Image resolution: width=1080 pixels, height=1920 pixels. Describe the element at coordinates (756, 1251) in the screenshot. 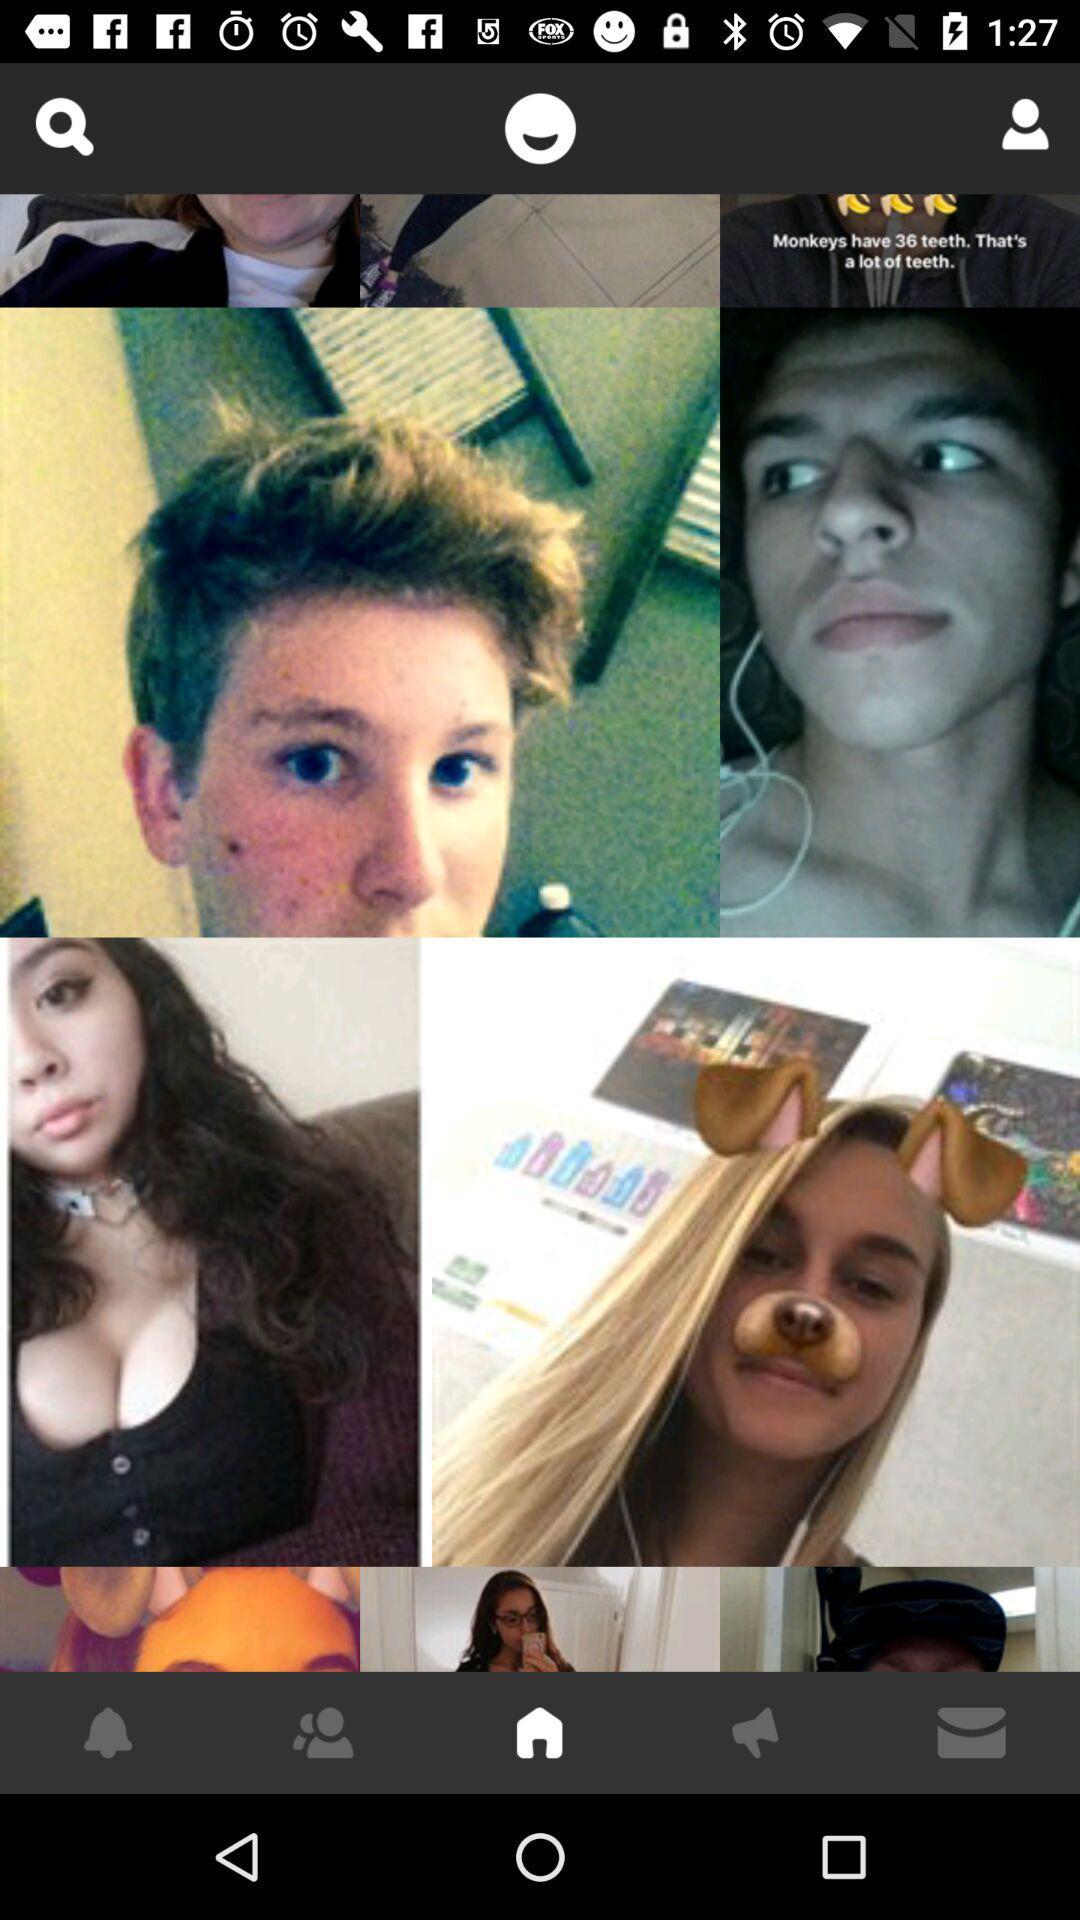

I see `the icon on the right` at that location.